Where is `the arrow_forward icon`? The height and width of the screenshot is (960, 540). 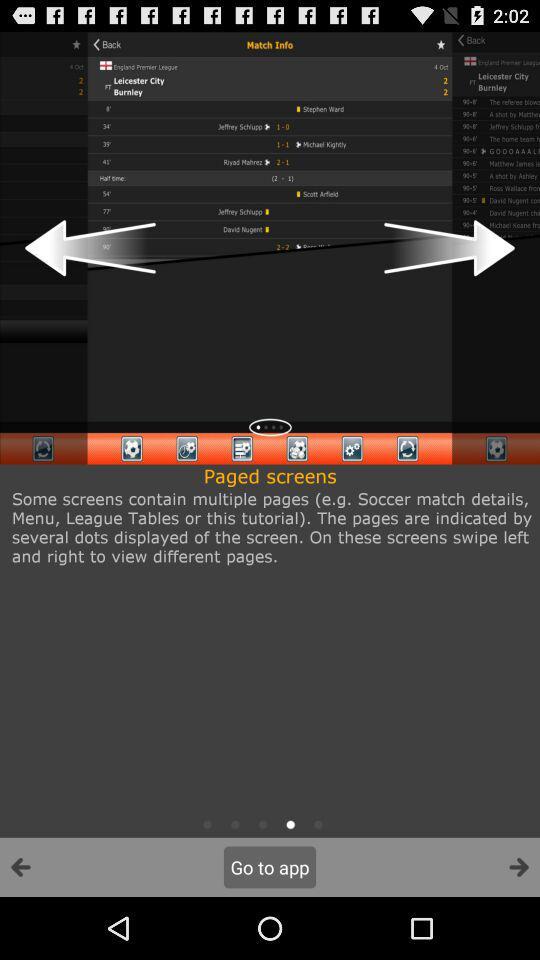 the arrow_forward icon is located at coordinates (518, 928).